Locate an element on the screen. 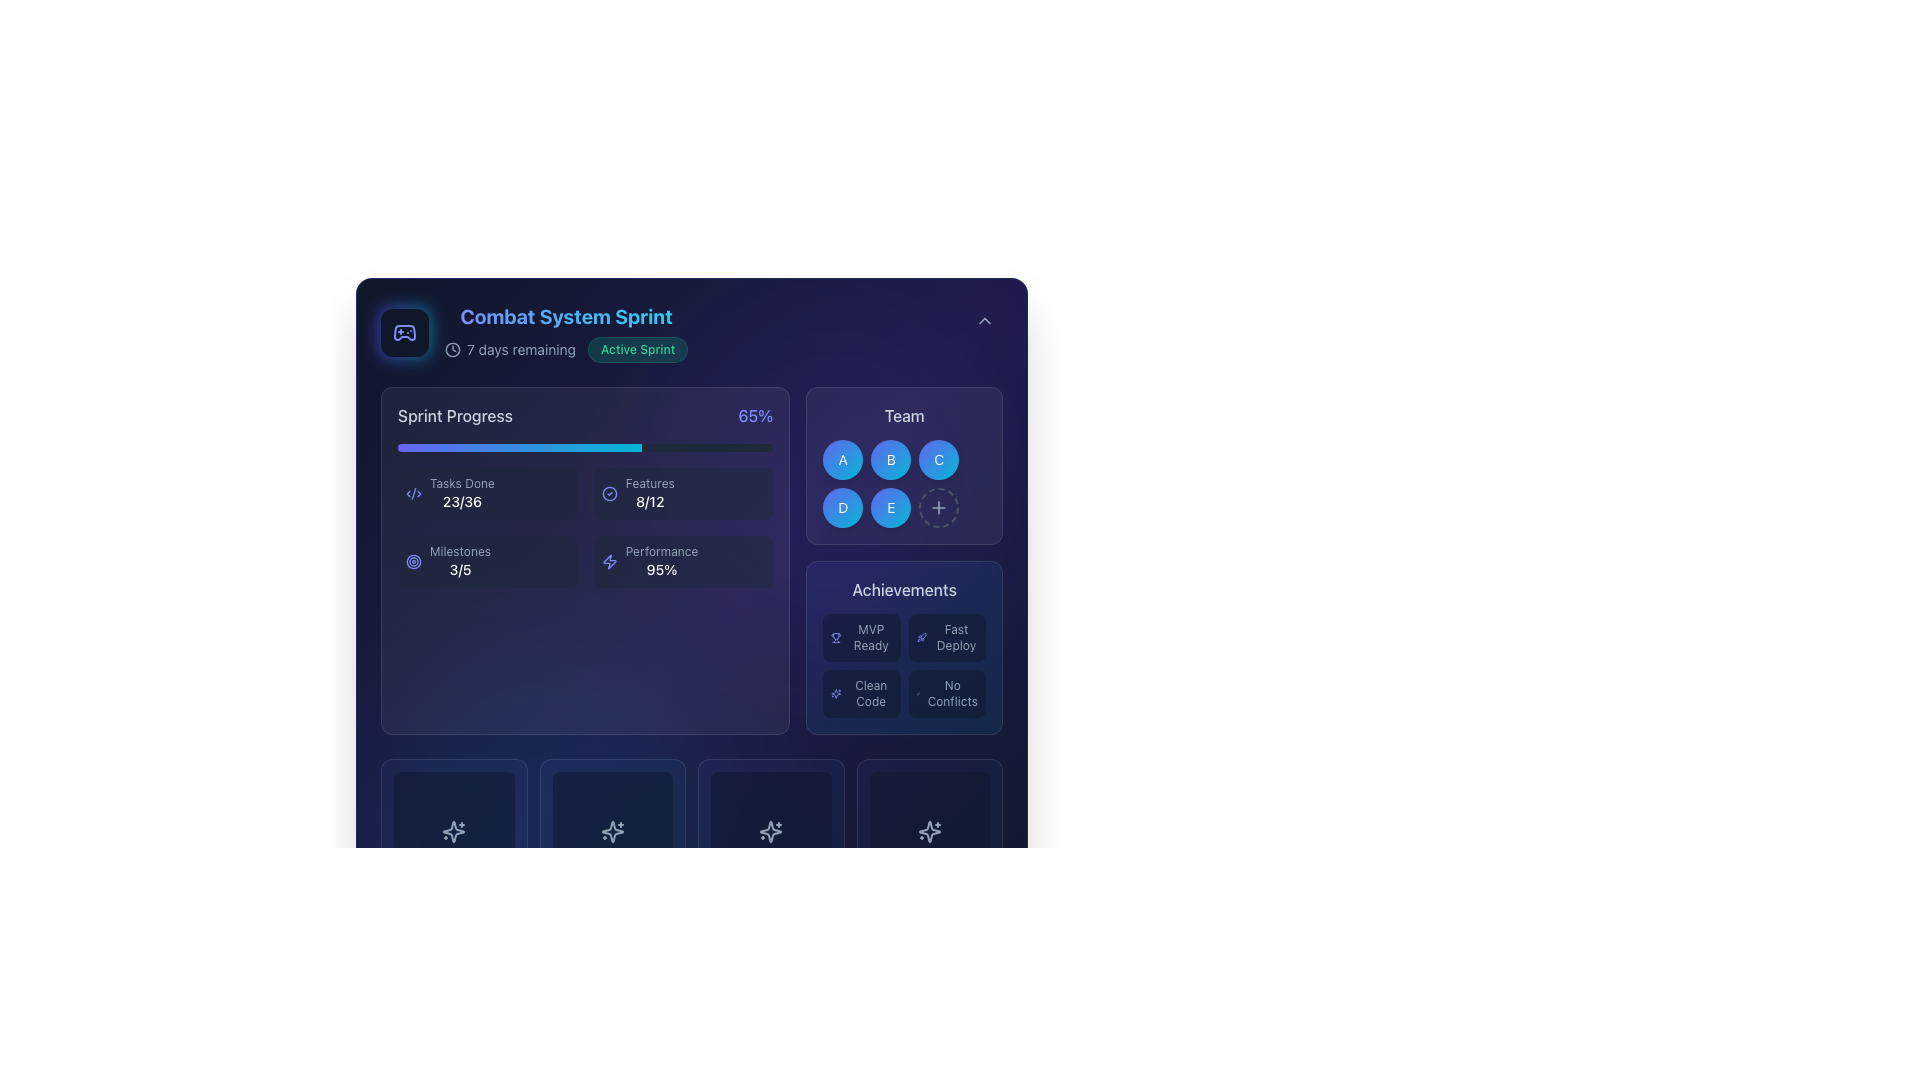  the decorative icon located to the left of the 'Clean Code' text in the 'Achievements' section to visually reinforce the label is located at coordinates (836, 693).